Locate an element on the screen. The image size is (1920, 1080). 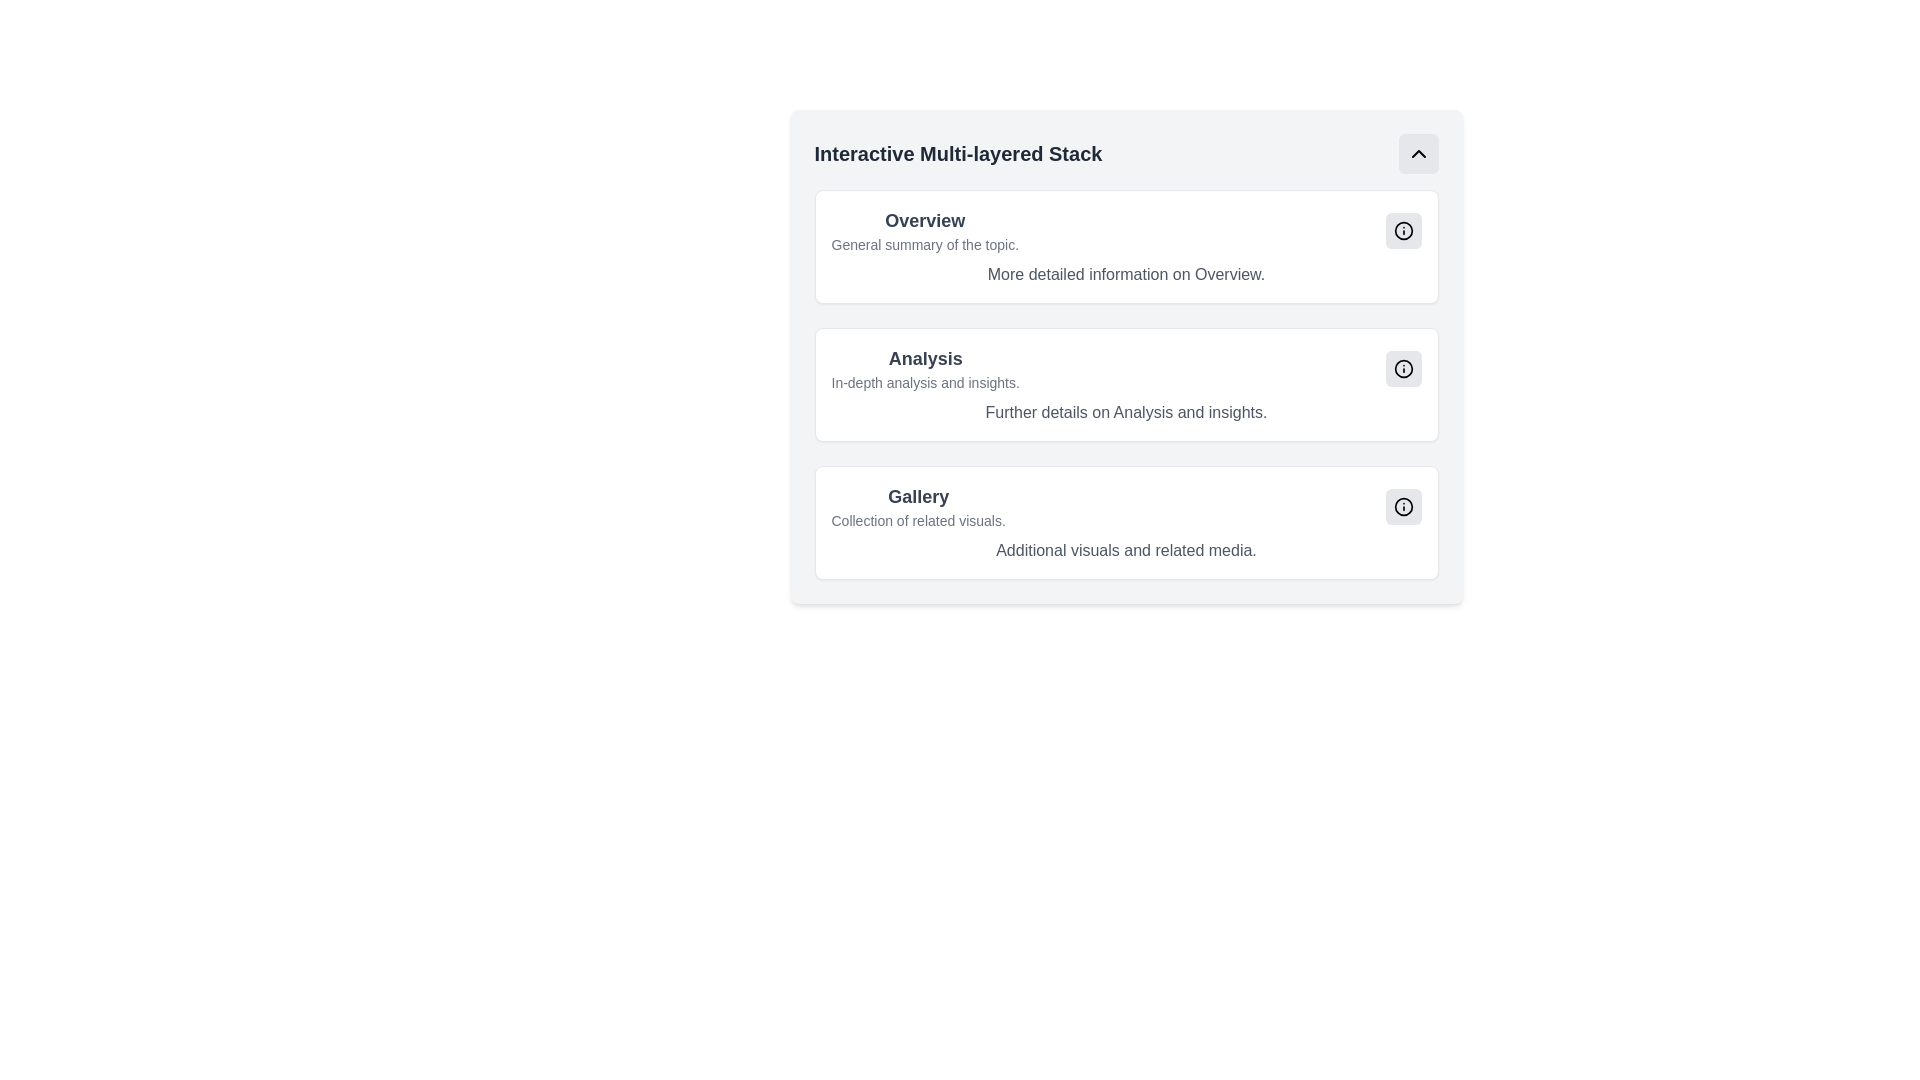
the text label that reads 'General summary of the topic.', which is styled in a smaller gray font and positioned below the 'Overview' title is located at coordinates (924, 244).